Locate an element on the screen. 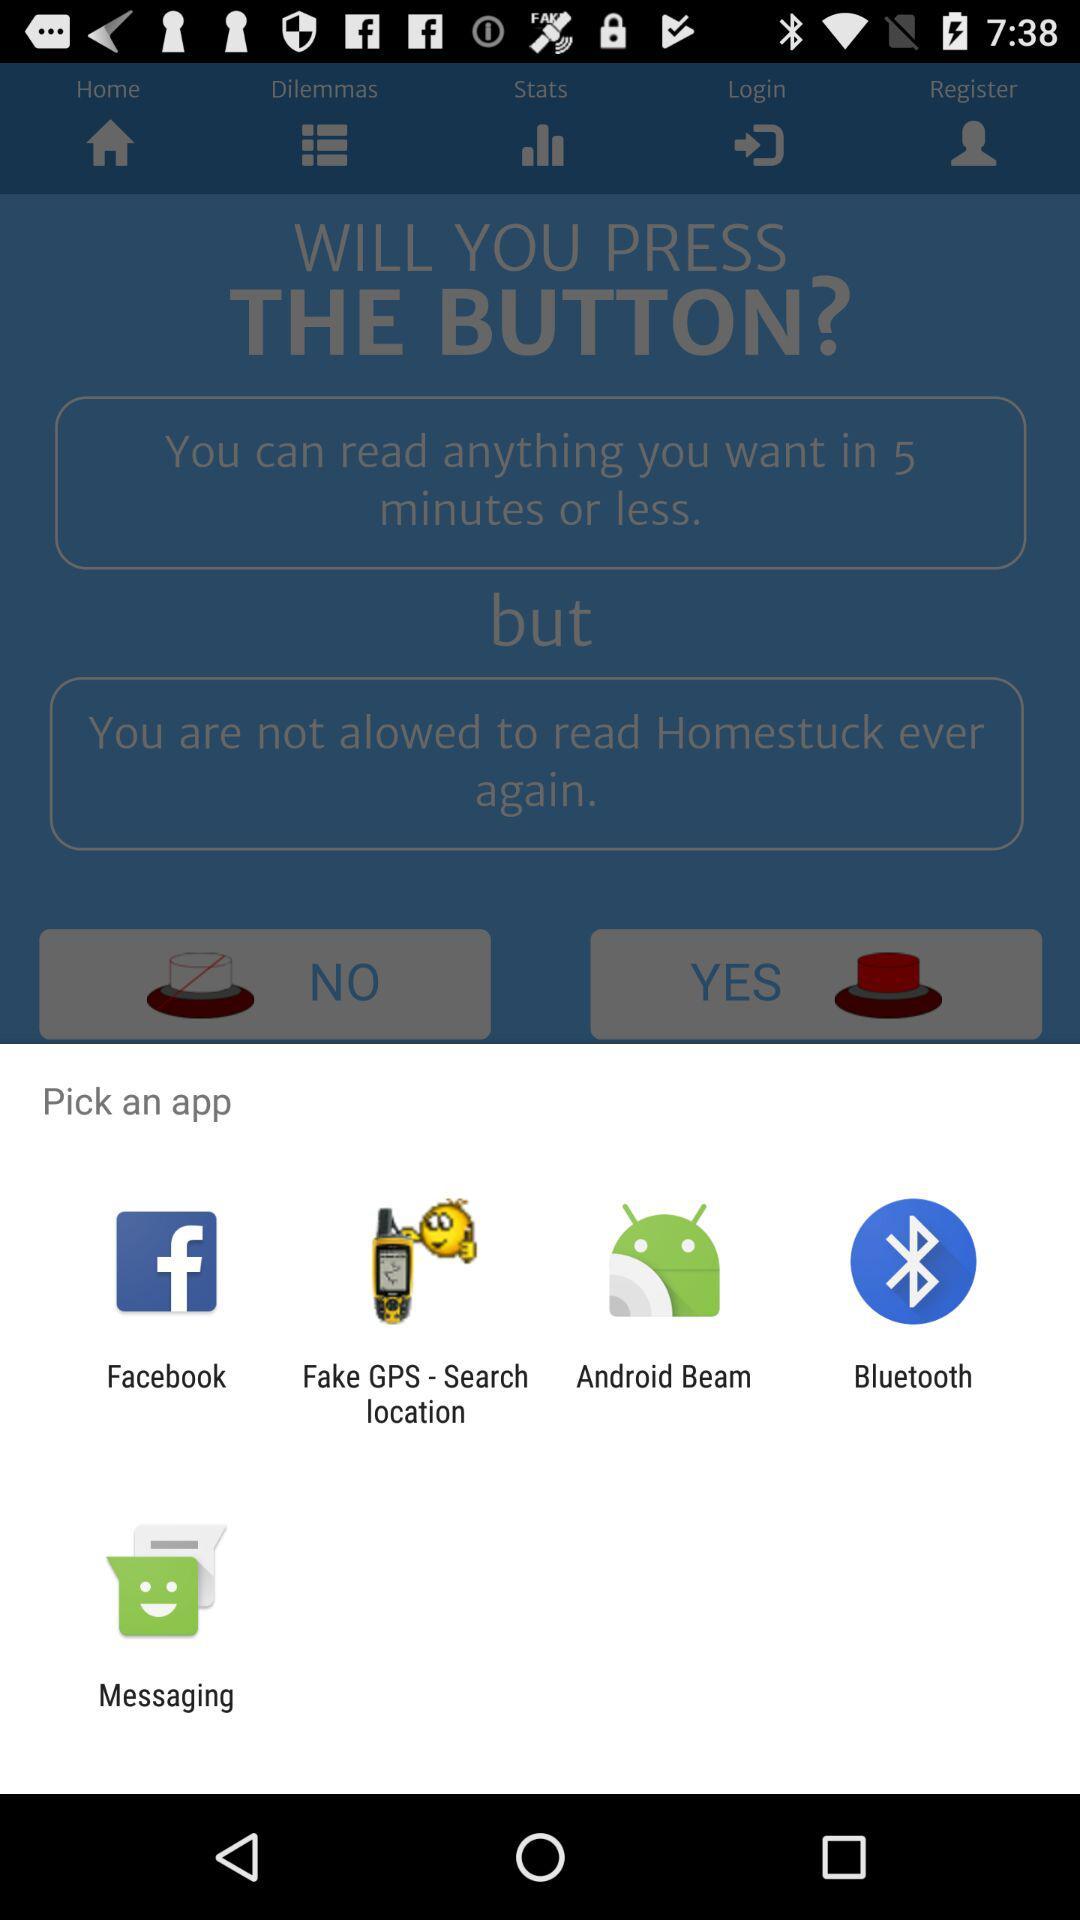 The height and width of the screenshot is (1920, 1080). the app next to the fake gps search is located at coordinates (165, 1392).